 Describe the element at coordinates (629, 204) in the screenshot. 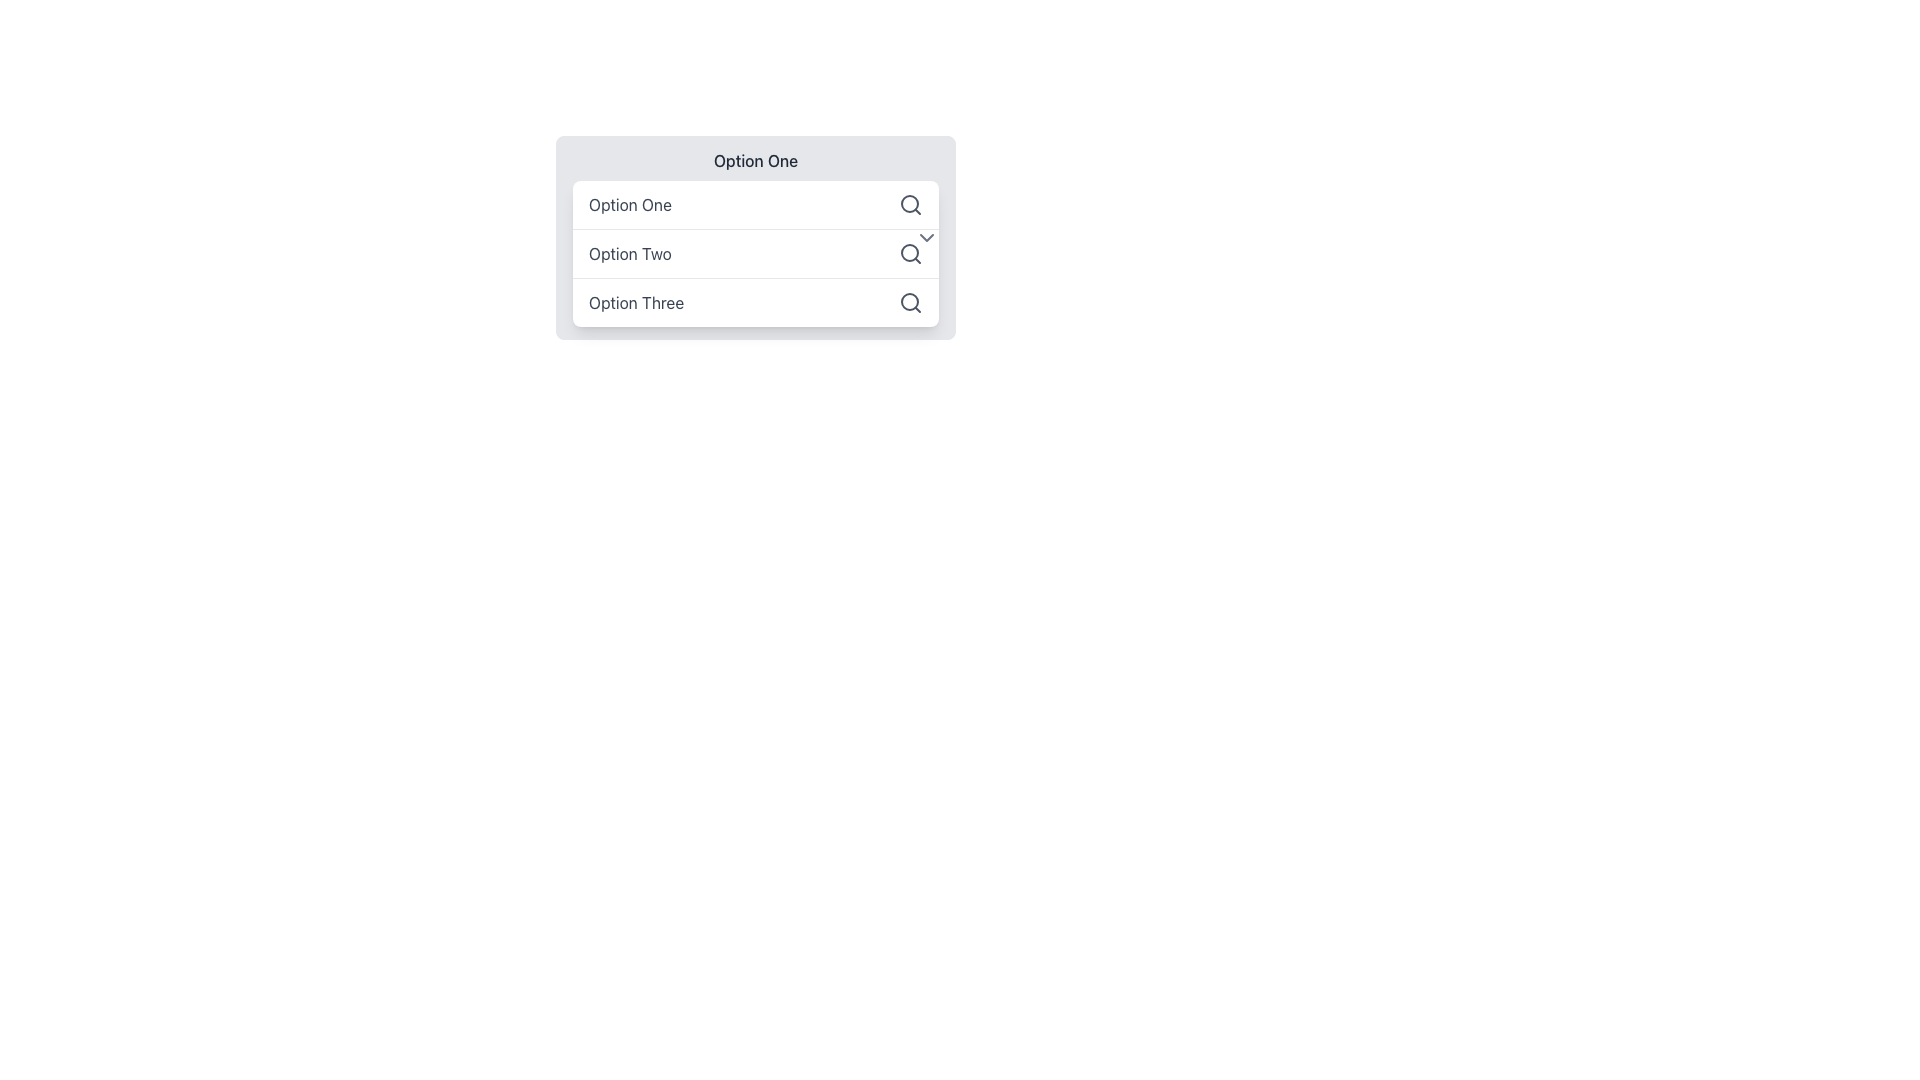

I see `text content of the label displaying 'Option One' in the first menu item of the dropdown list` at that location.